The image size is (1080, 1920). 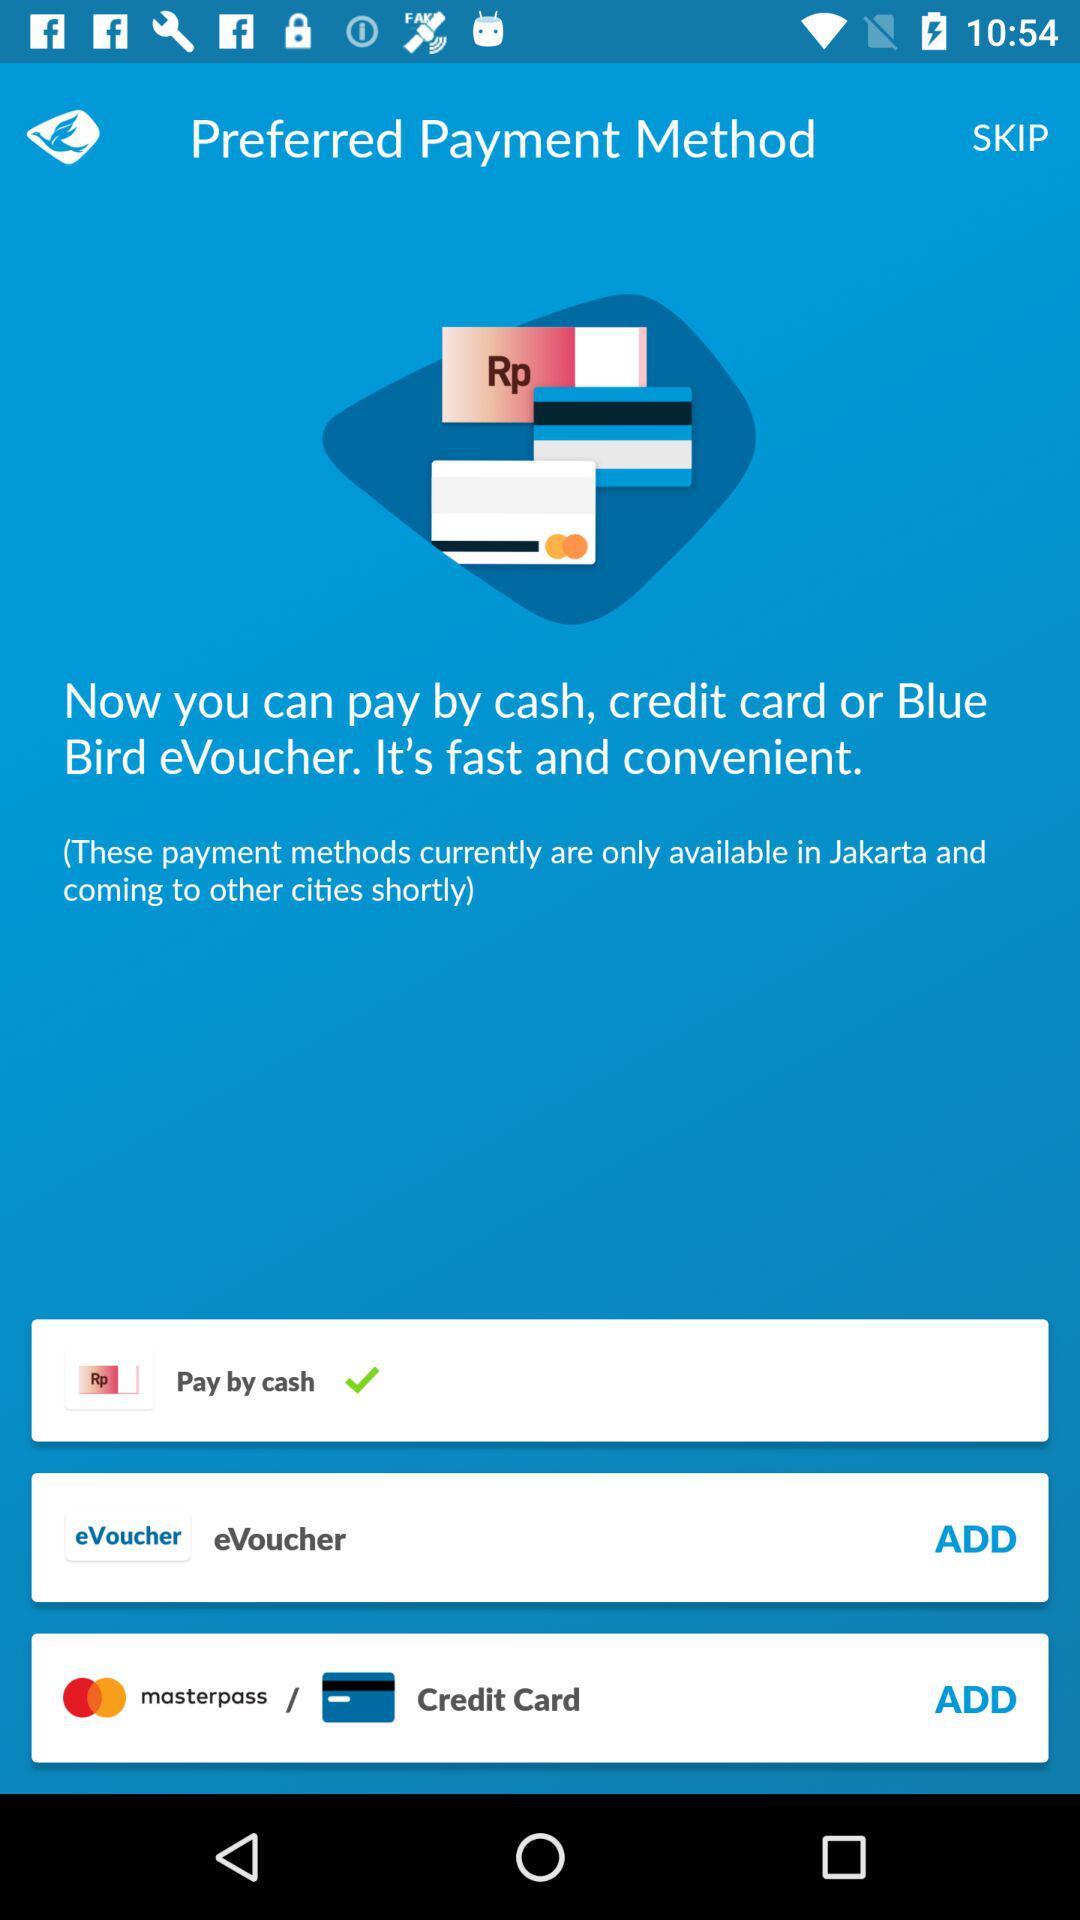 I want to click on the icon to the left of the preferred payment method item, so click(x=72, y=135).